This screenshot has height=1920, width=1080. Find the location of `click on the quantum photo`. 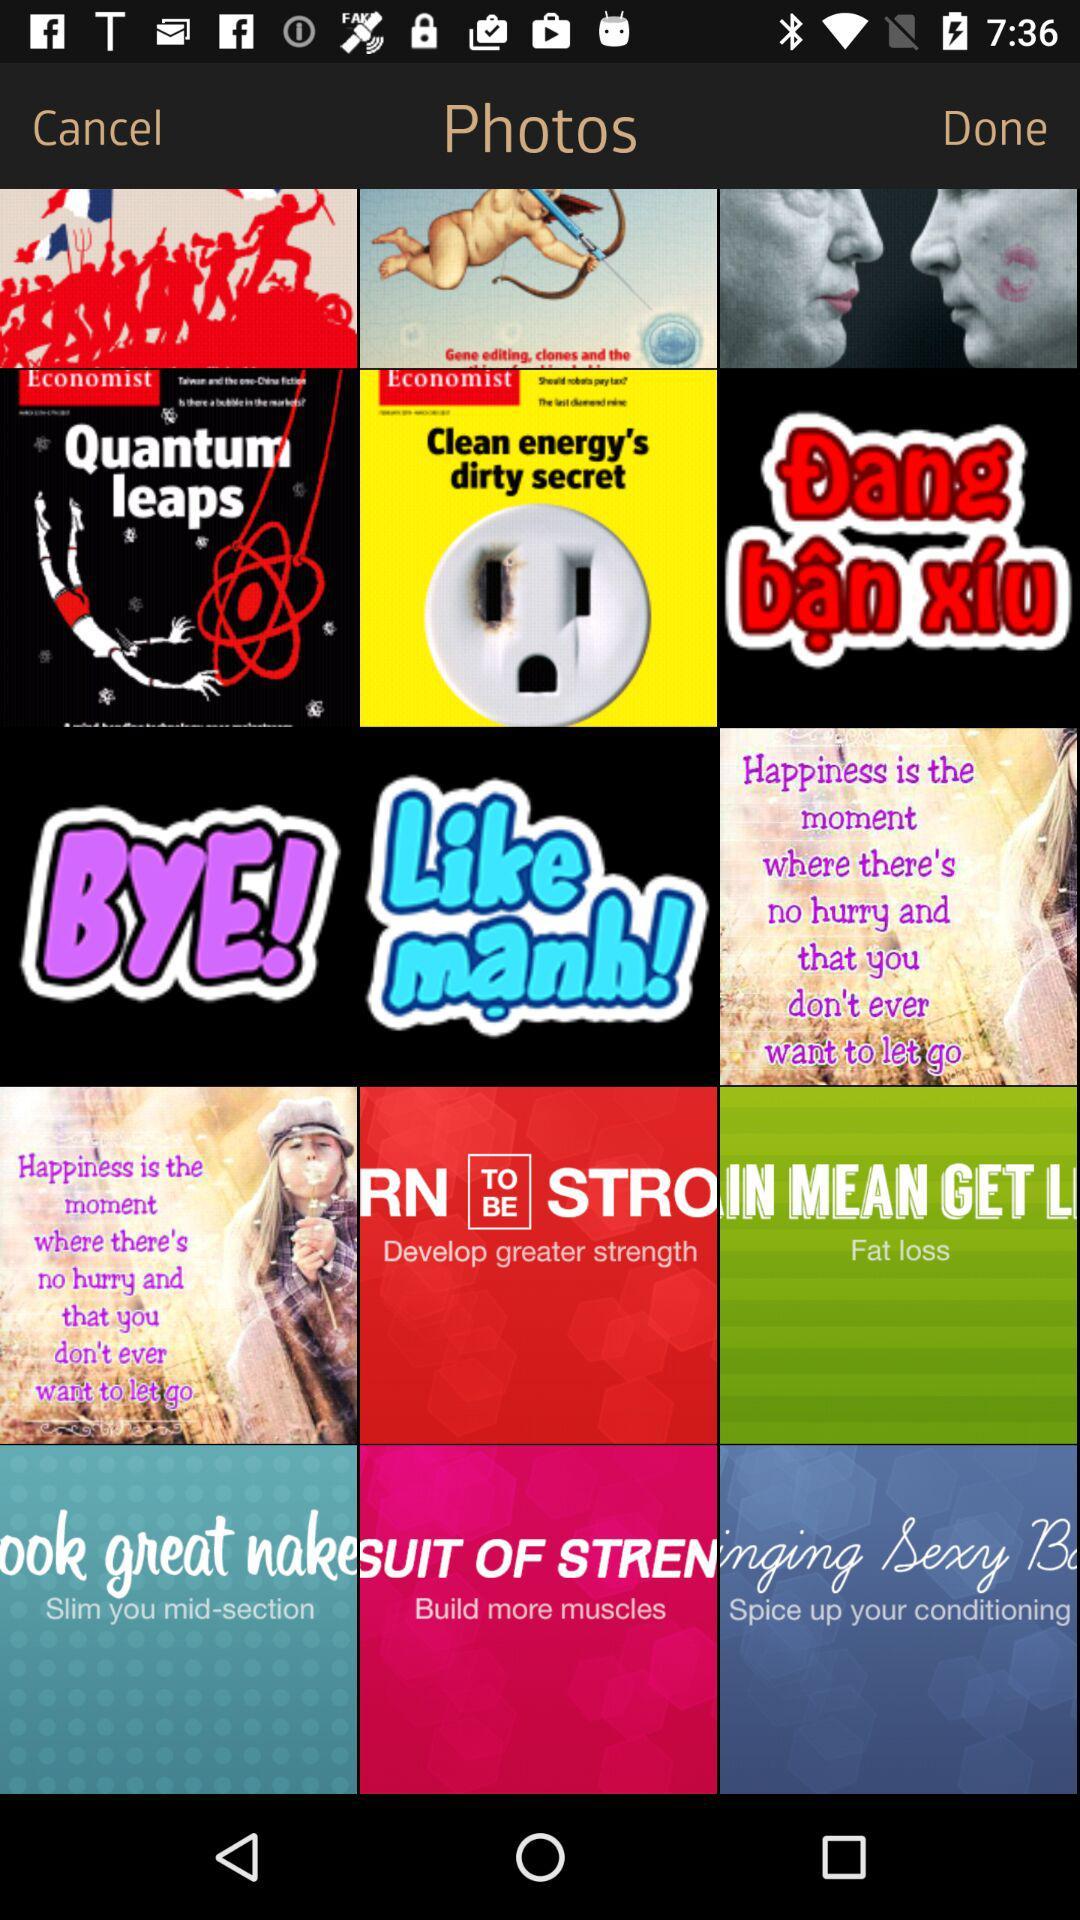

click on the quantum photo is located at coordinates (177, 548).